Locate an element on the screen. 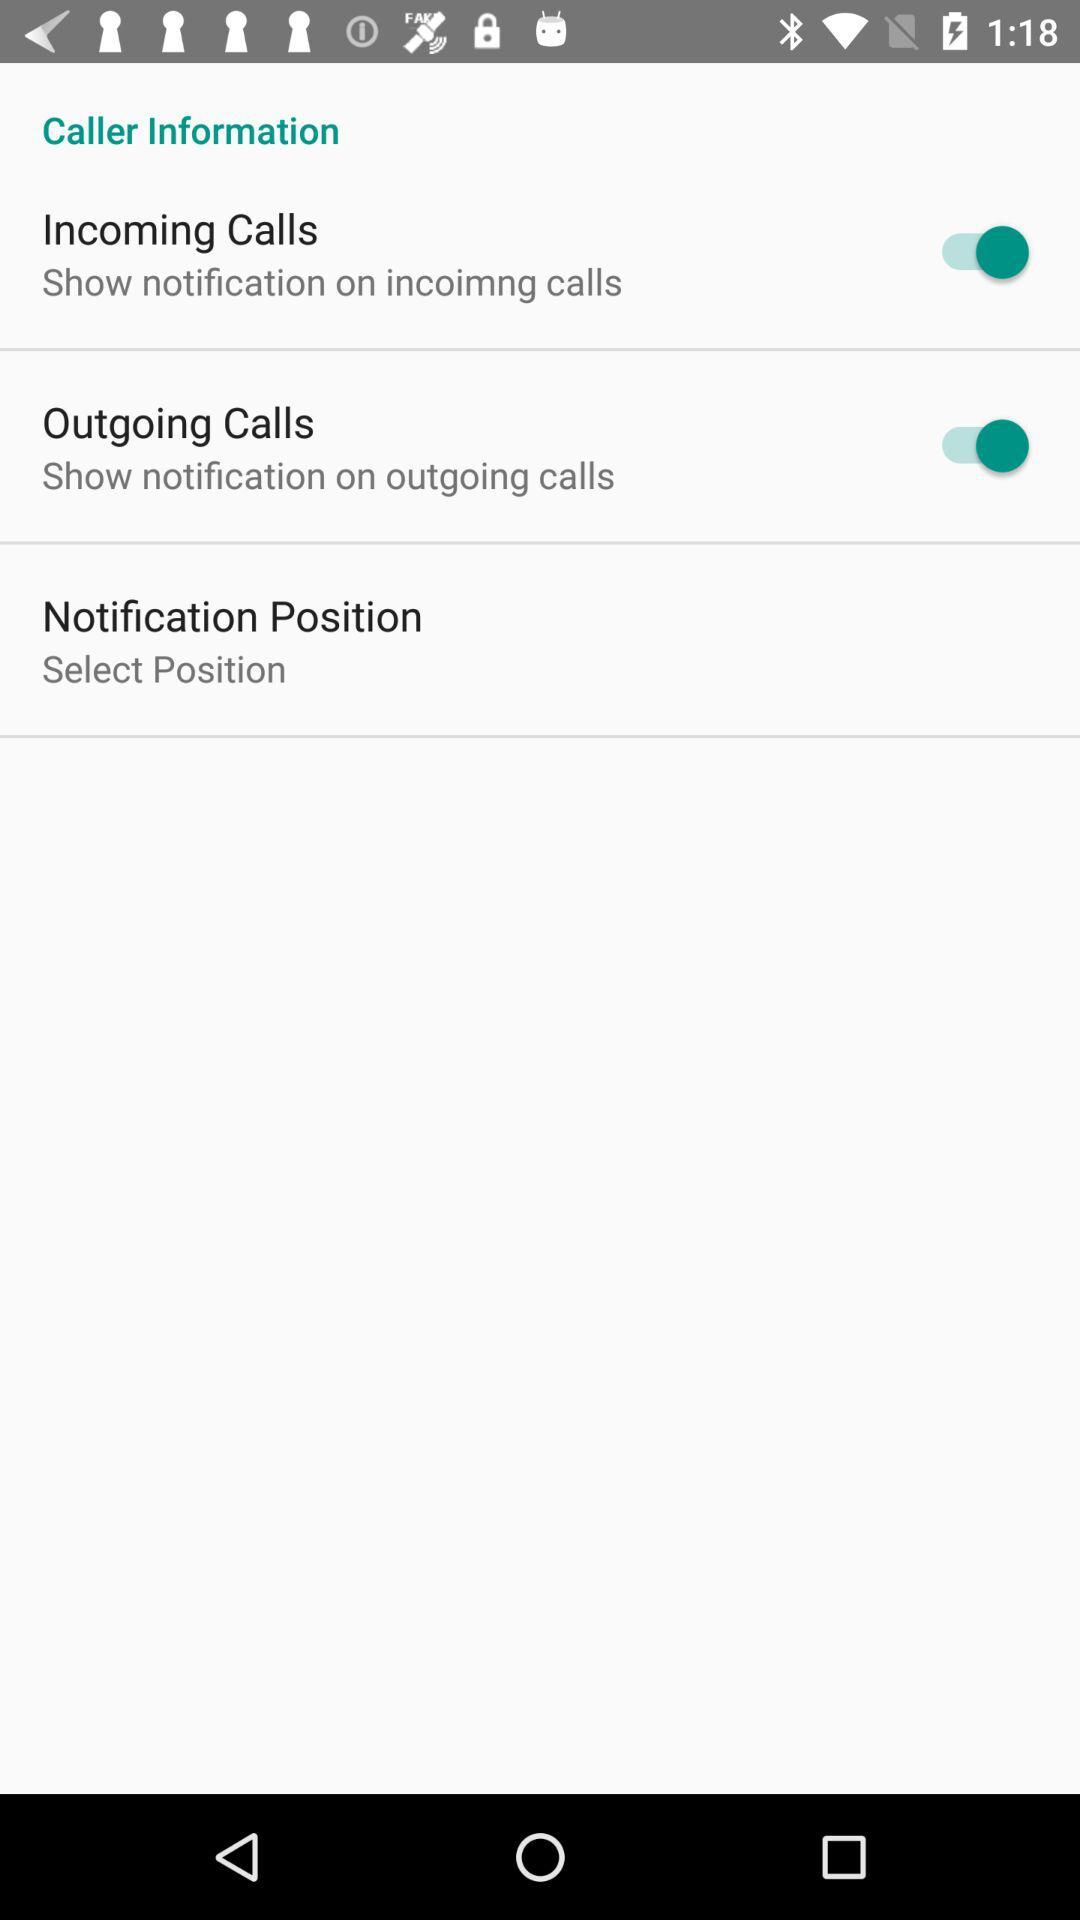 The image size is (1080, 1920). app above select position app is located at coordinates (231, 613).